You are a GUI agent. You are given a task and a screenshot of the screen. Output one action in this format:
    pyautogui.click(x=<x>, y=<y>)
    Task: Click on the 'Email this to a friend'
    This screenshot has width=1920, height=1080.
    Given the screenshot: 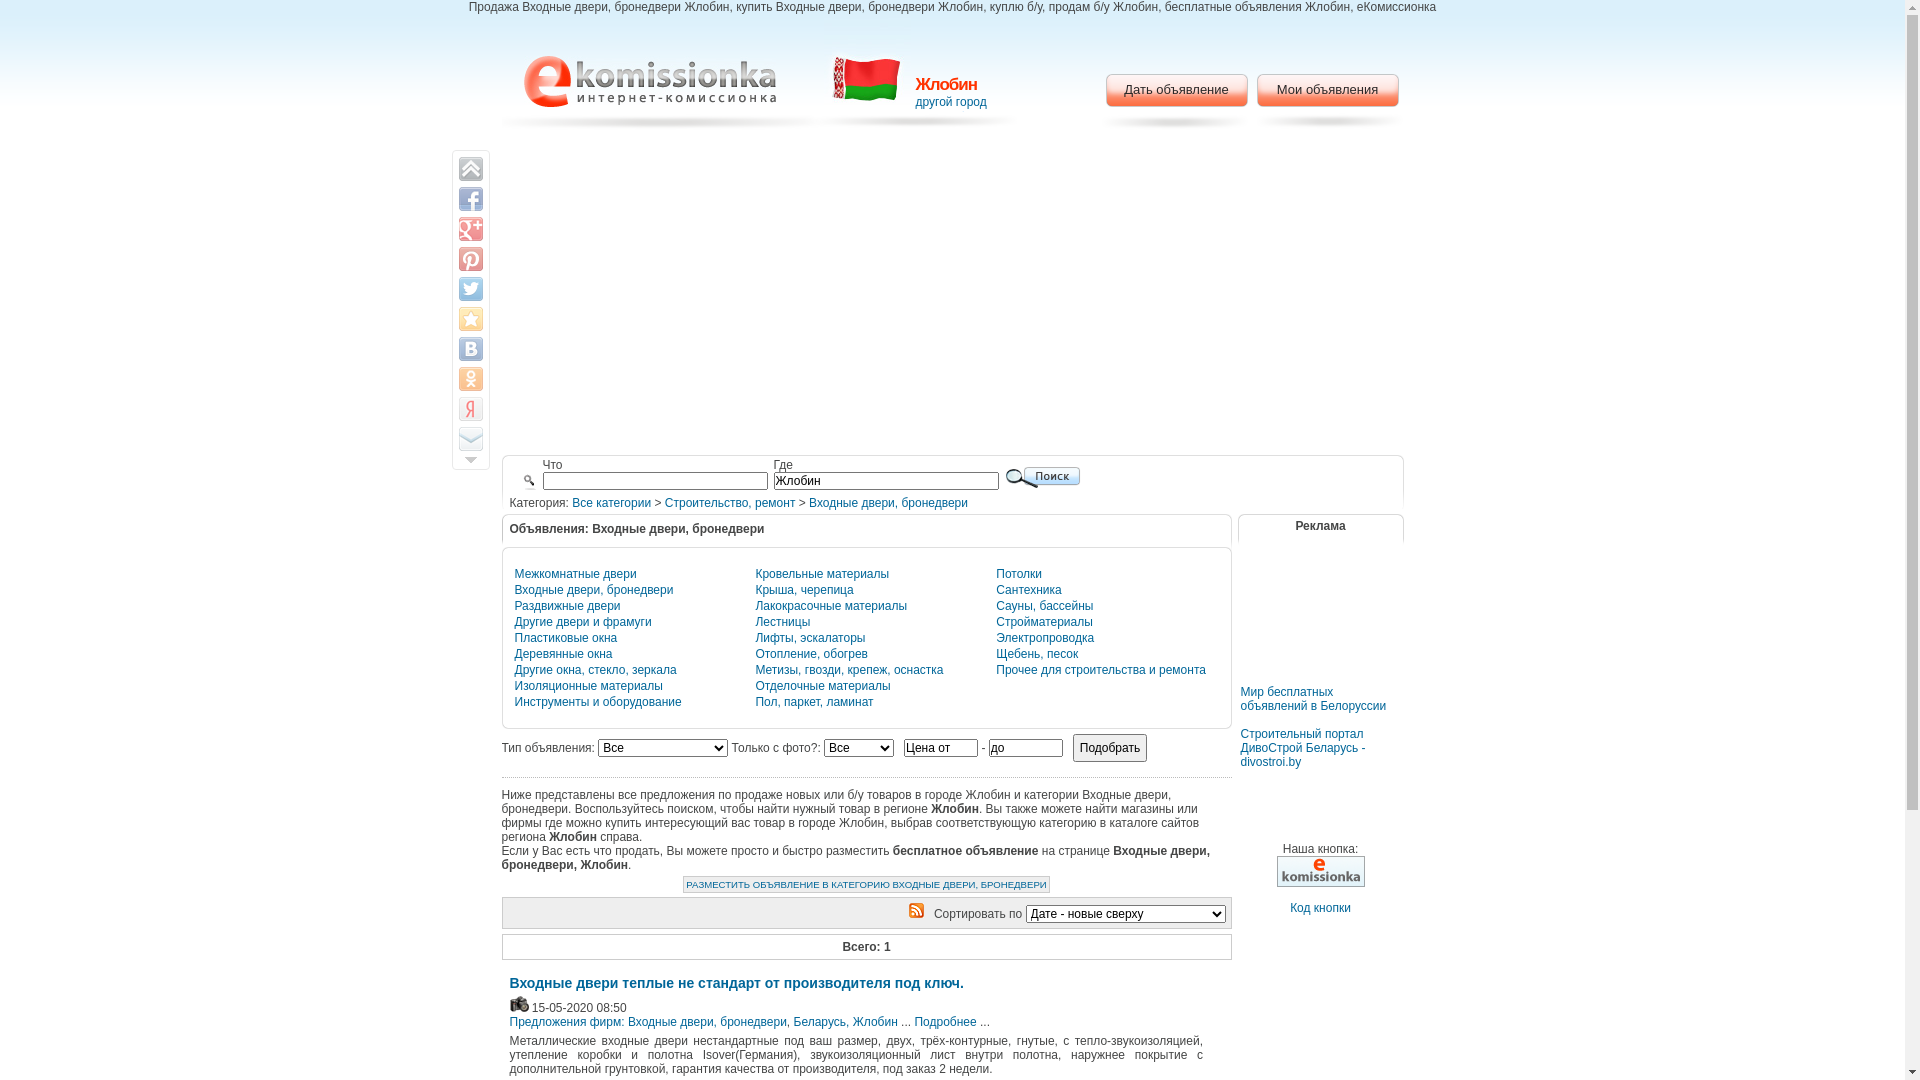 What is the action you would take?
    pyautogui.click(x=456, y=438)
    